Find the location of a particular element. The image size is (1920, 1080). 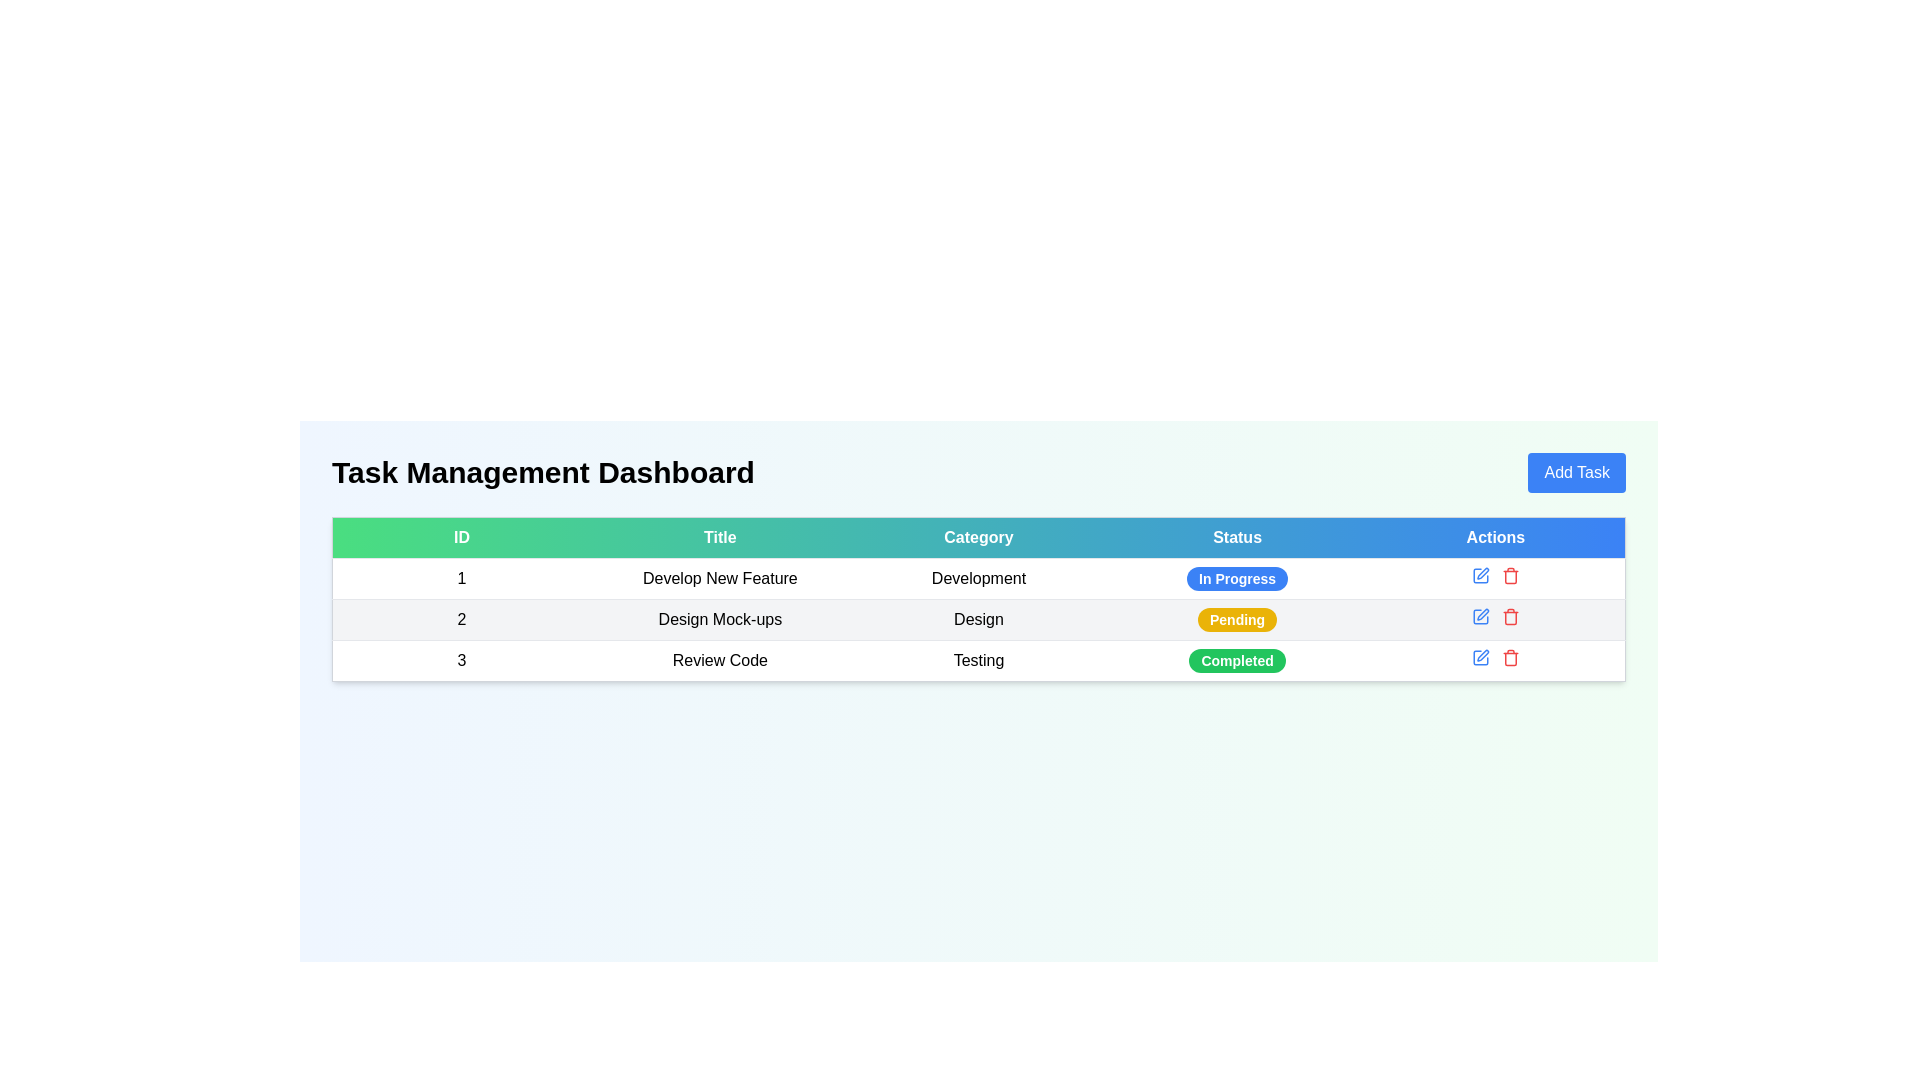

the delete button in the third row of the table under the 'Actions' column to observe the color change is located at coordinates (1510, 616).